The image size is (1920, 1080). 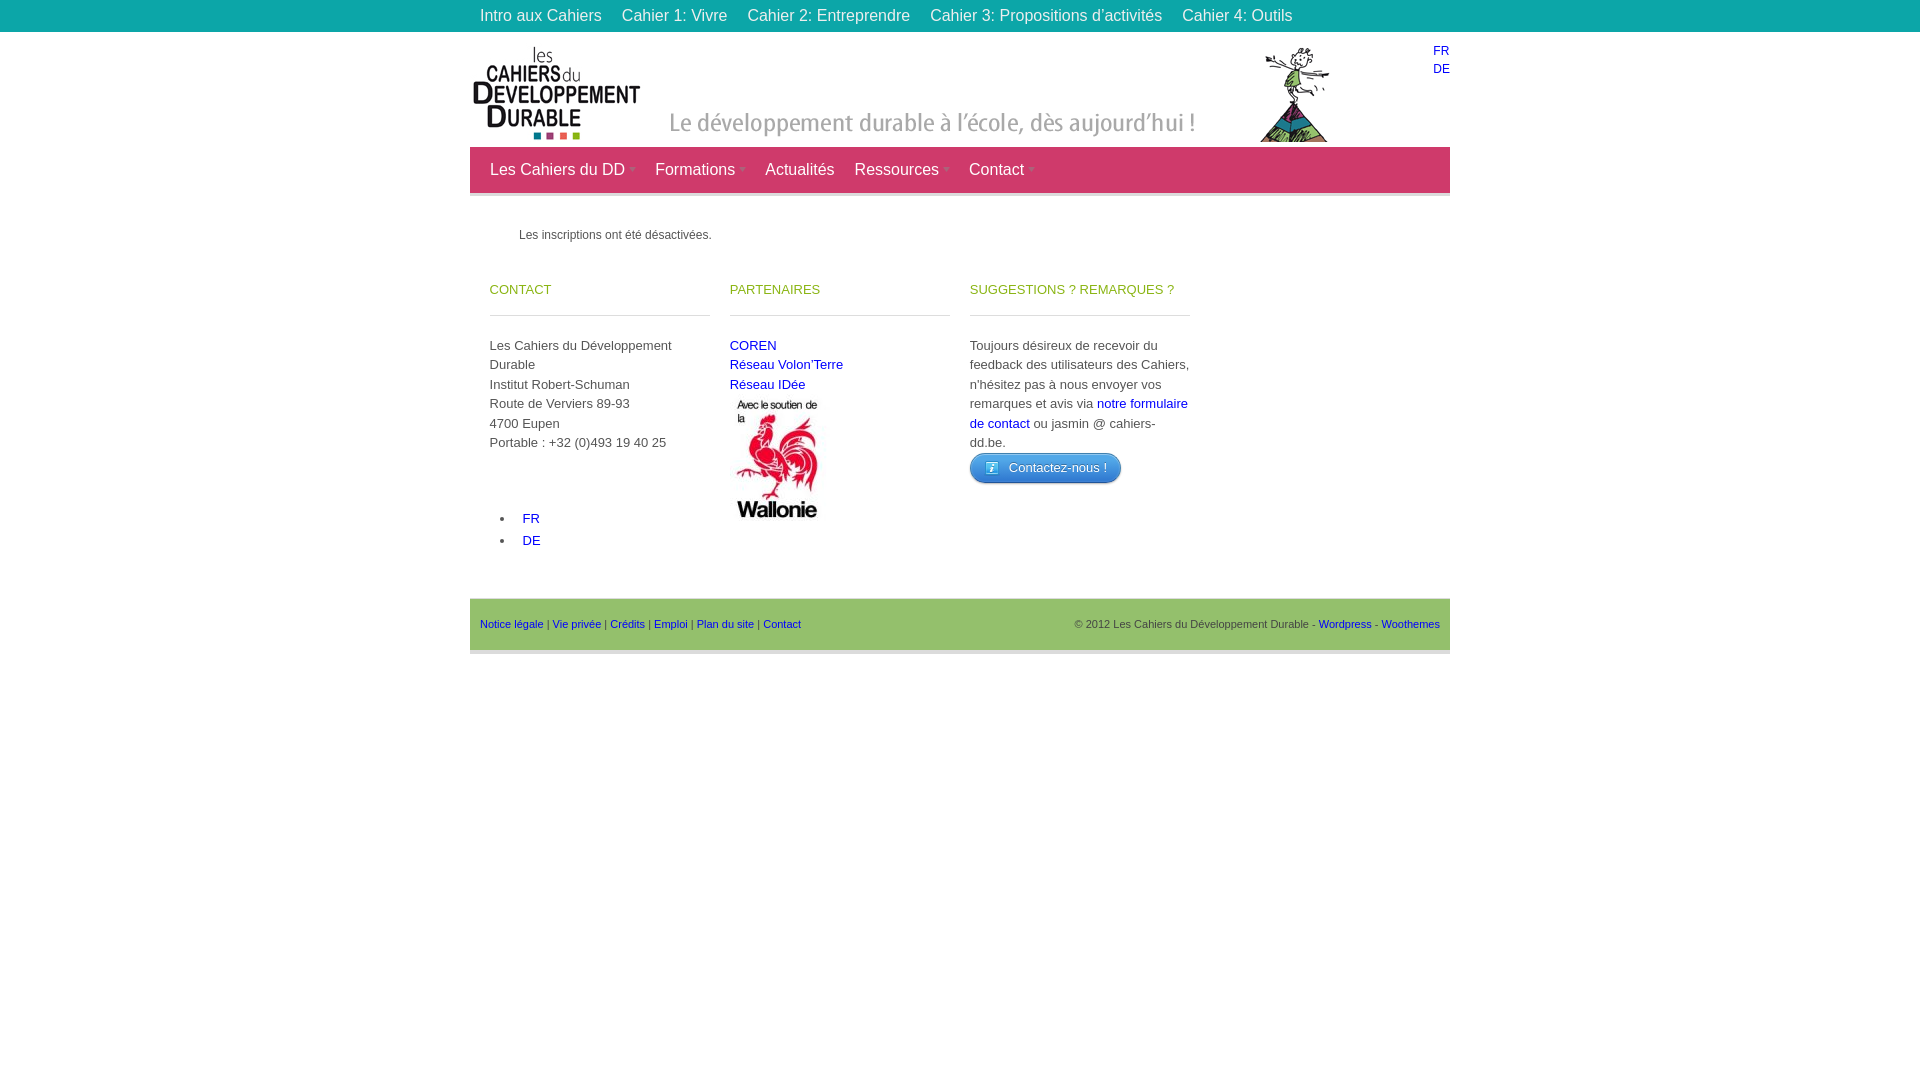 What do you see at coordinates (752, 344) in the screenshot?
I see `'COREN'` at bounding box center [752, 344].